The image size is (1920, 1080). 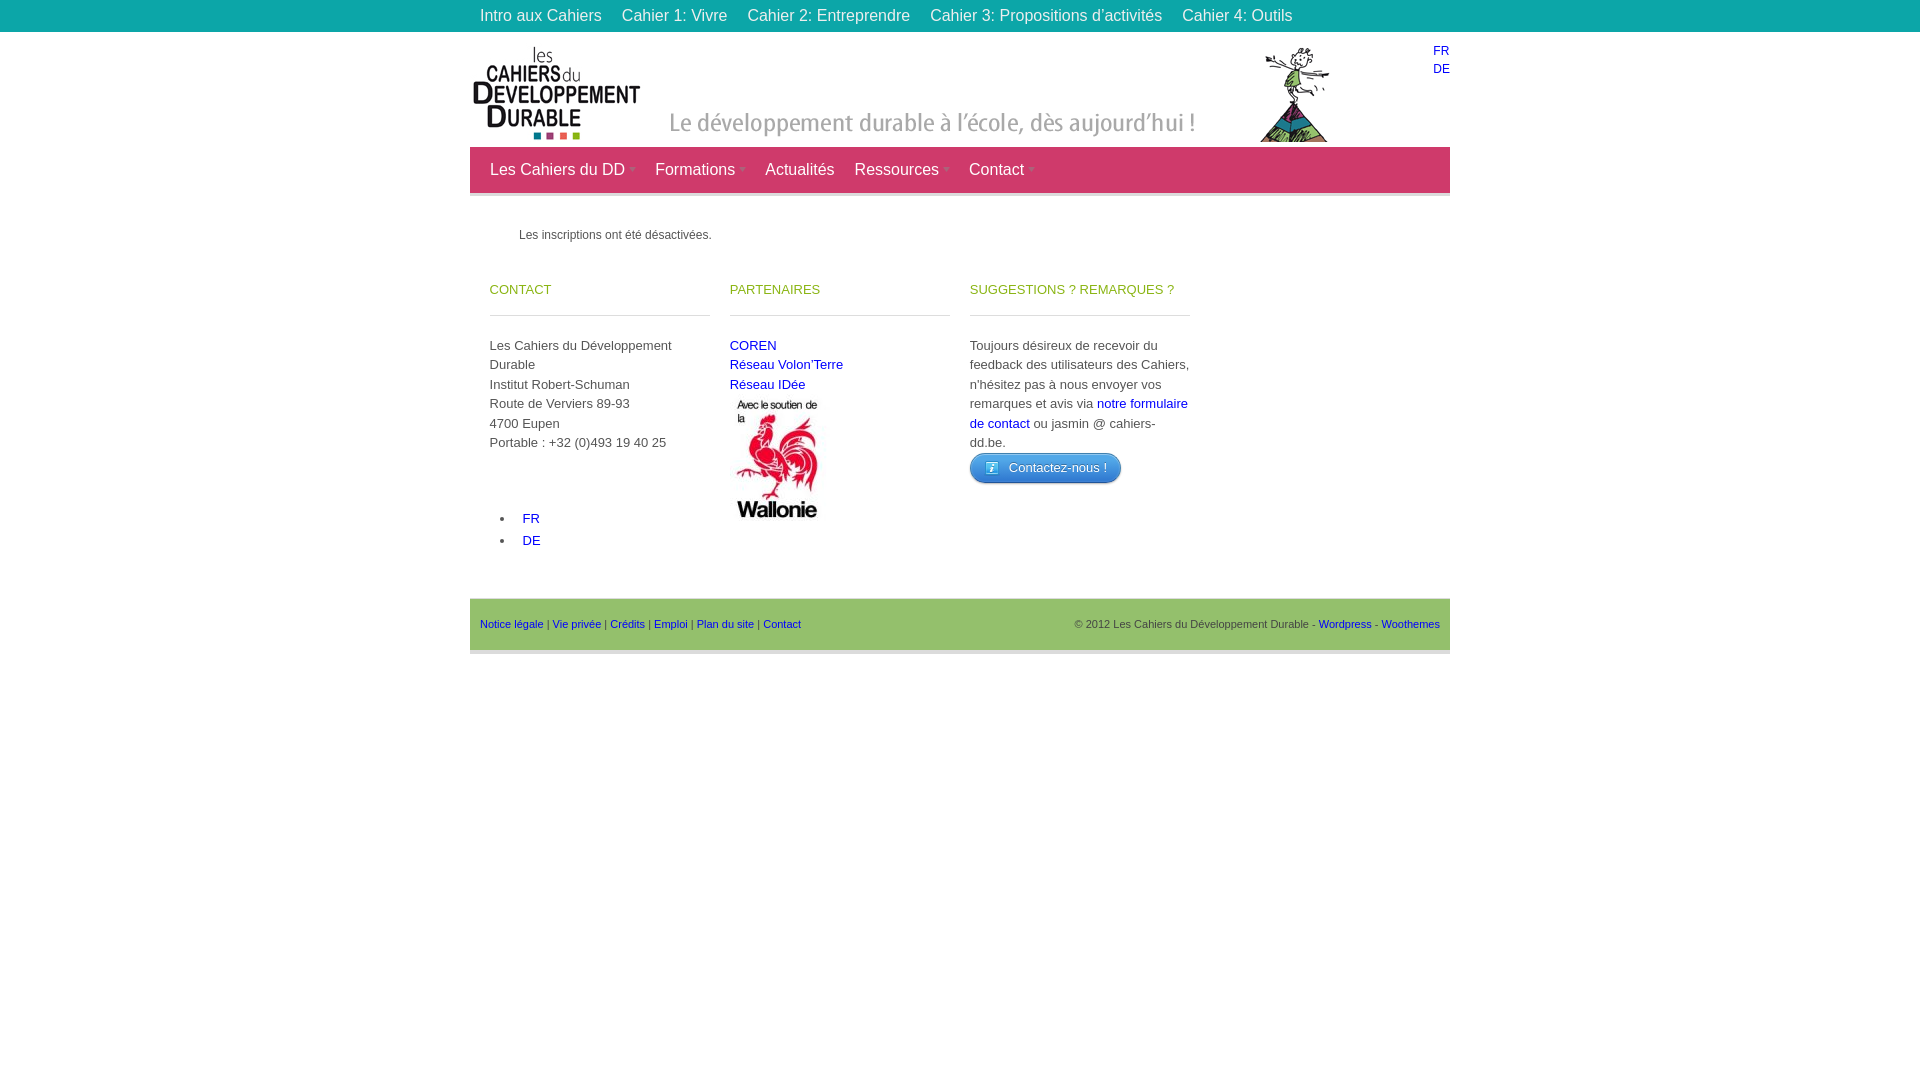 What do you see at coordinates (752, 344) in the screenshot?
I see `'COREN'` at bounding box center [752, 344].